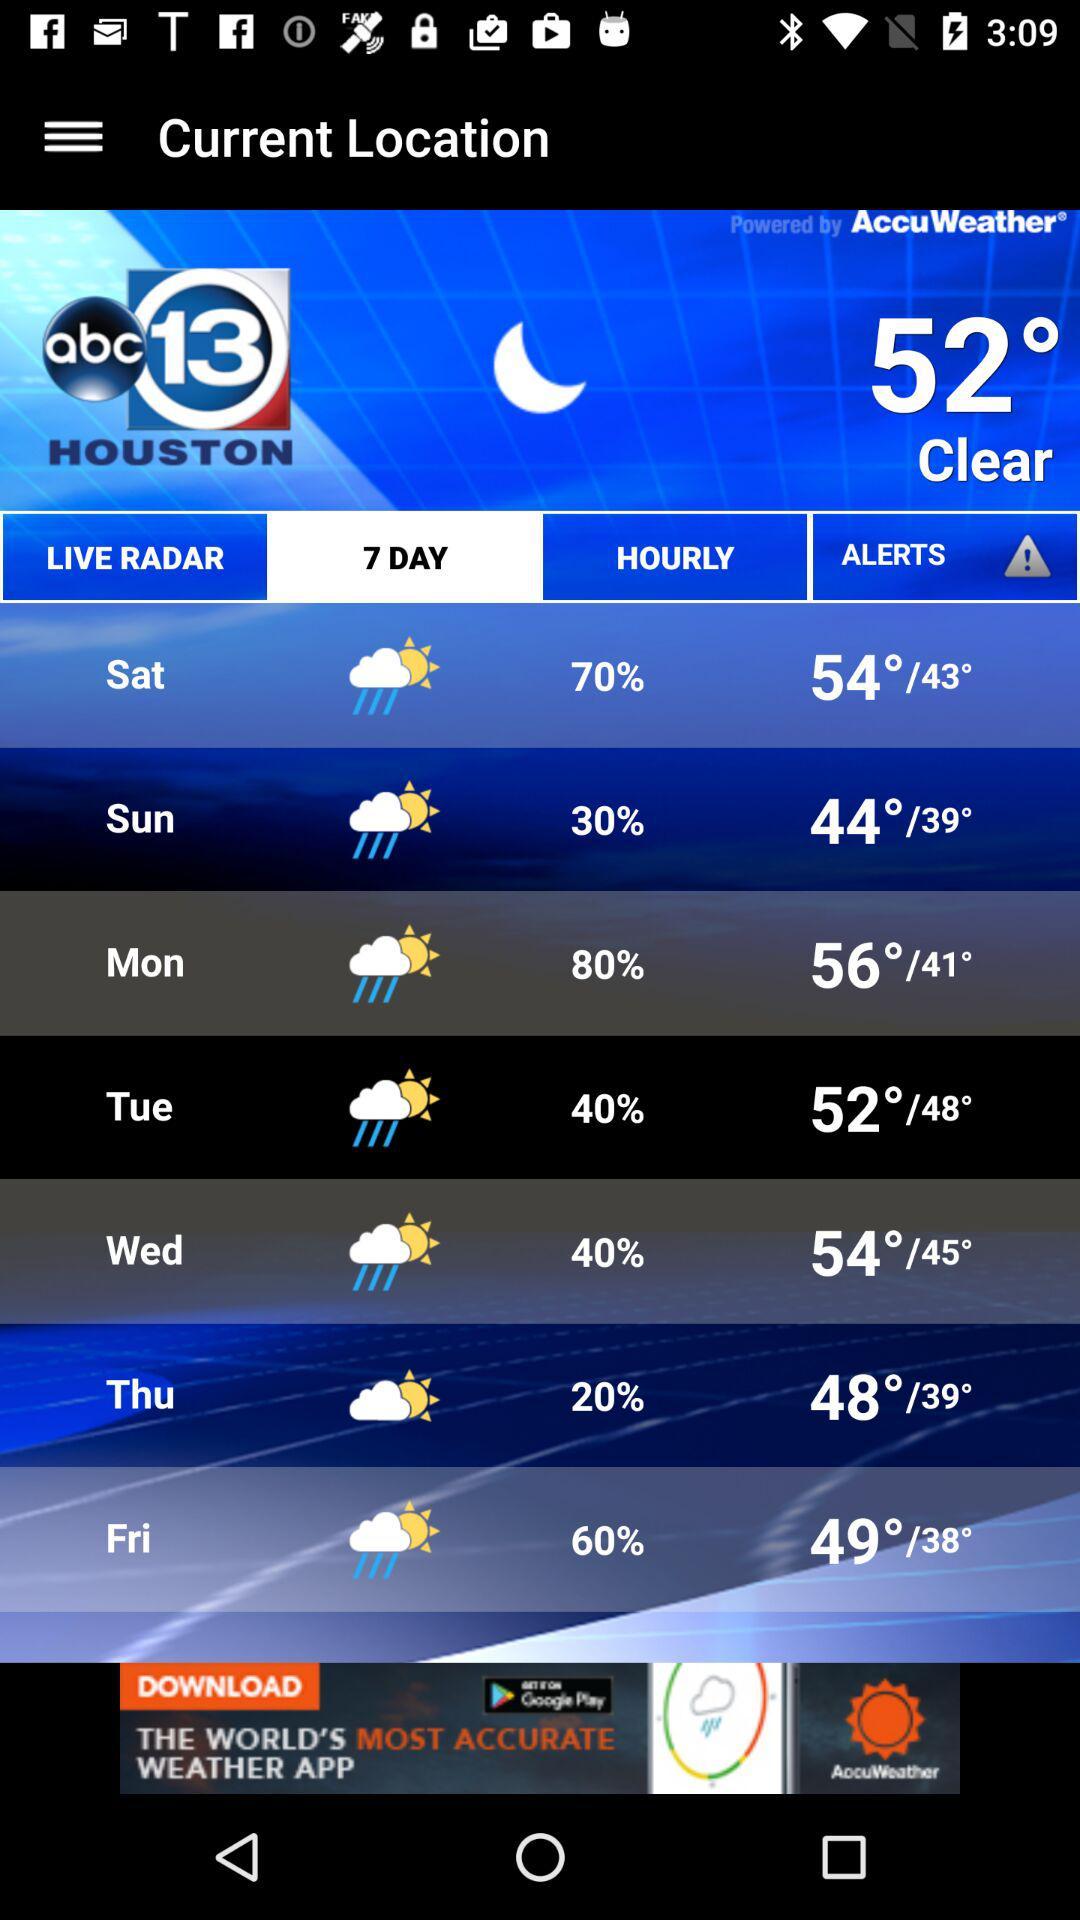 The image size is (1080, 1920). I want to click on download accuweather app from play store, so click(540, 1727).